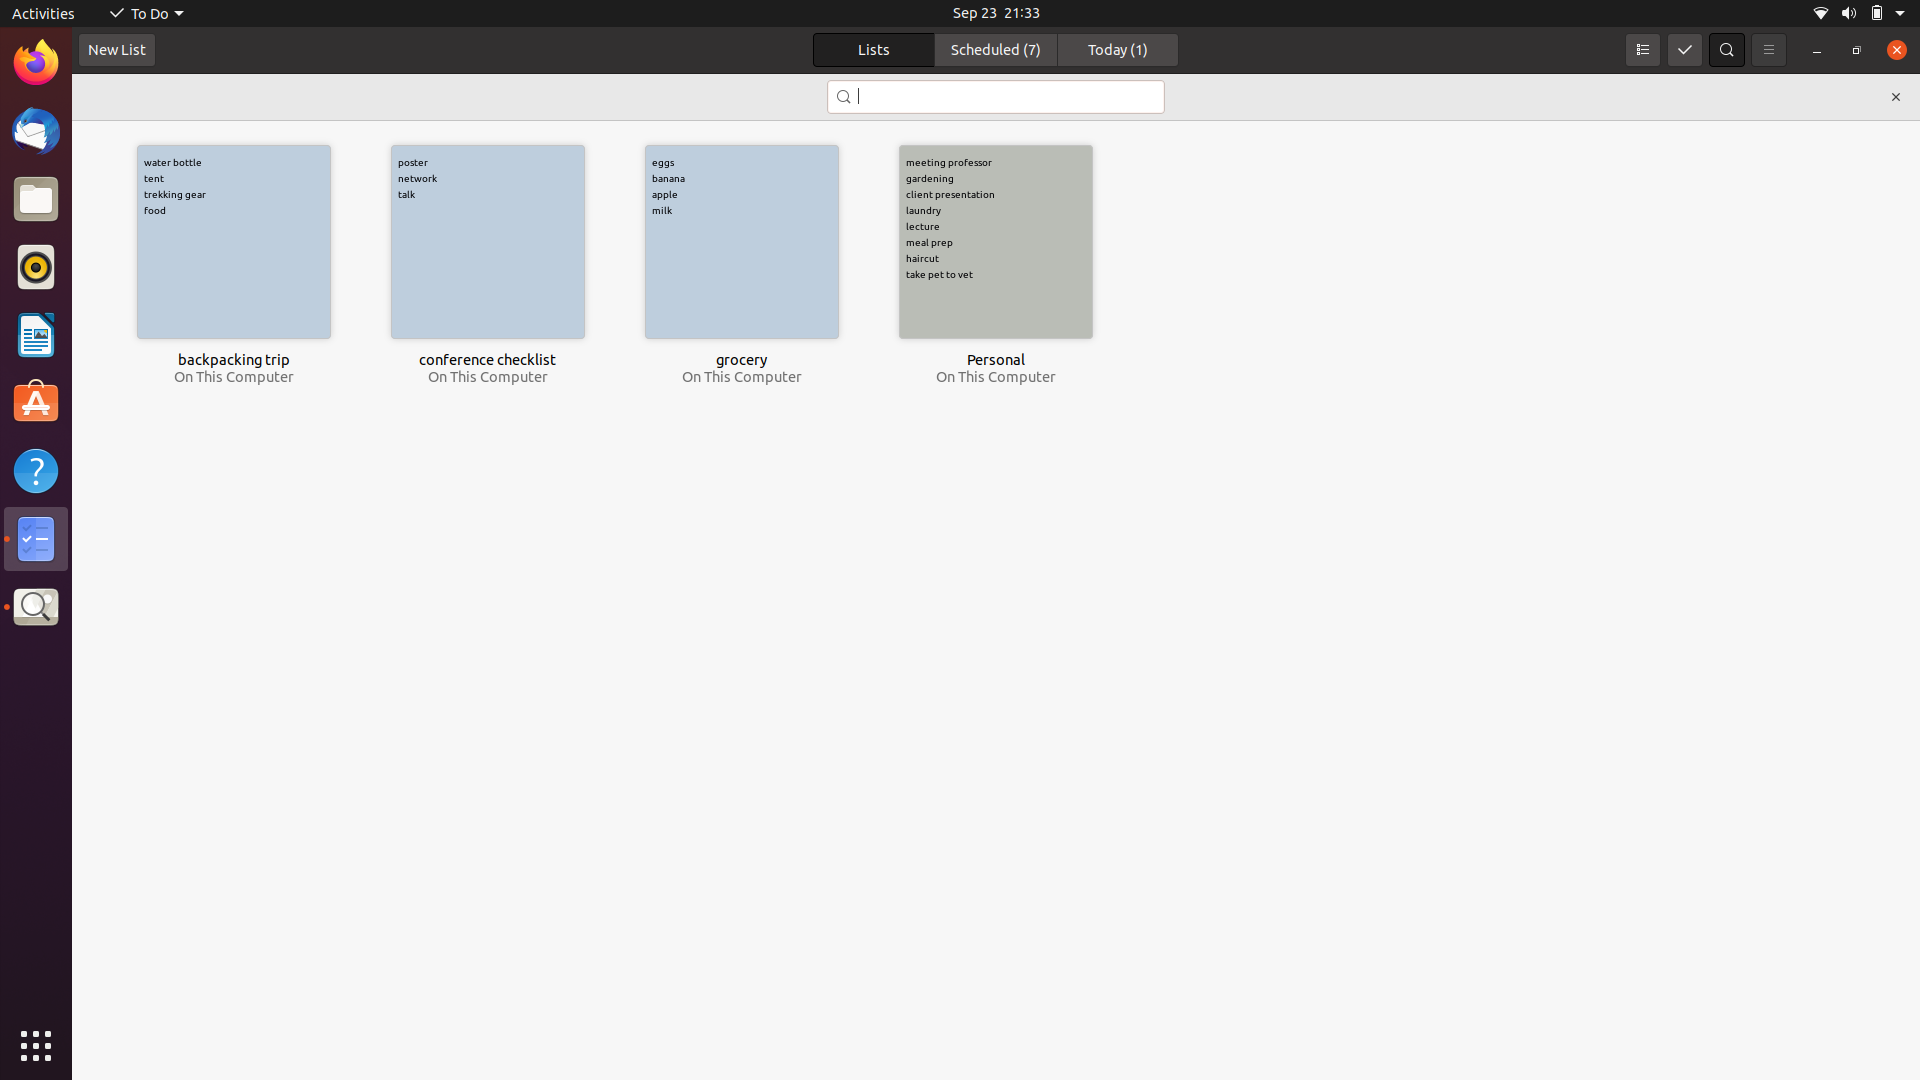 This screenshot has height=1080, width=1920. What do you see at coordinates (115, 50) in the screenshot?
I see `Create a new list` at bounding box center [115, 50].